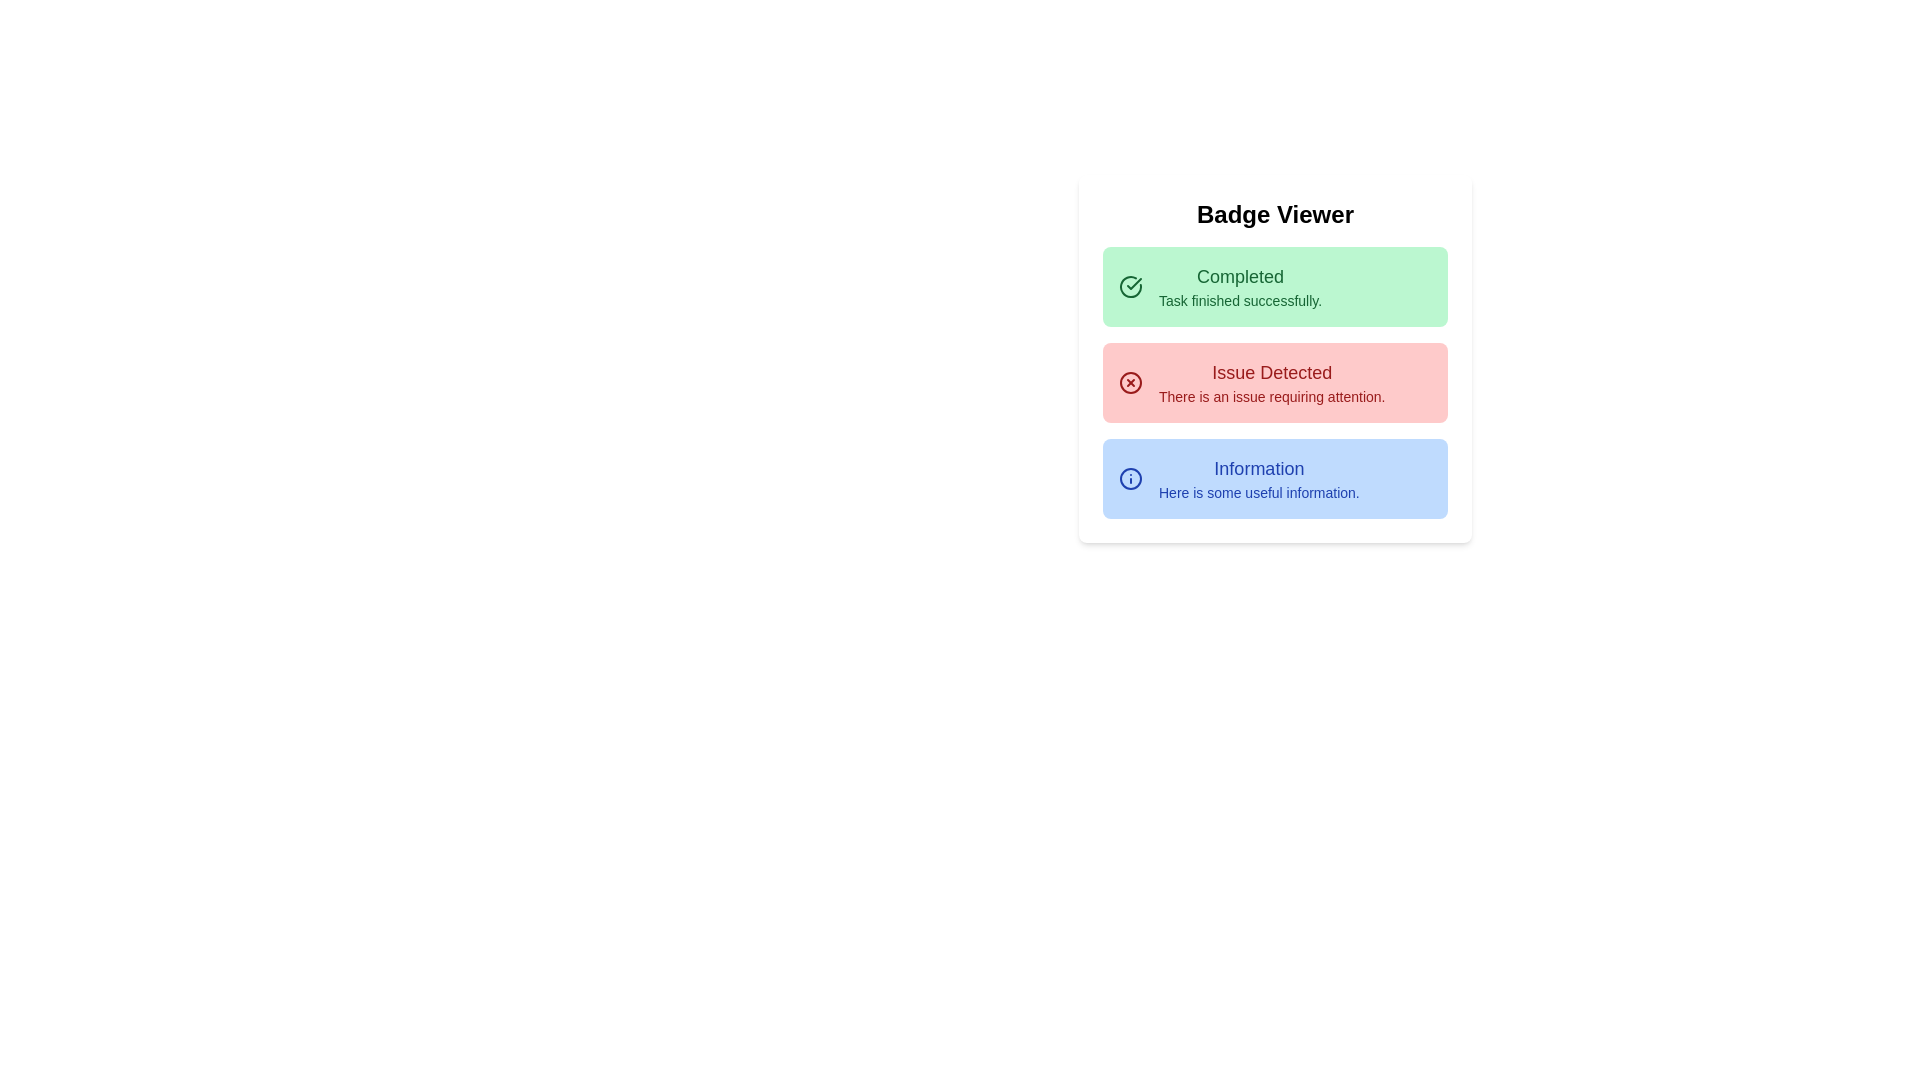 Image resolution: width=1920 pixels, height=1080 pixels. Describe the element at coordinates (1131, 286) in the screenshot. I see `the circular icon with a check mark inside it, which is styled with a green stroke and is located to the left of the 'Completed' label` at that location.